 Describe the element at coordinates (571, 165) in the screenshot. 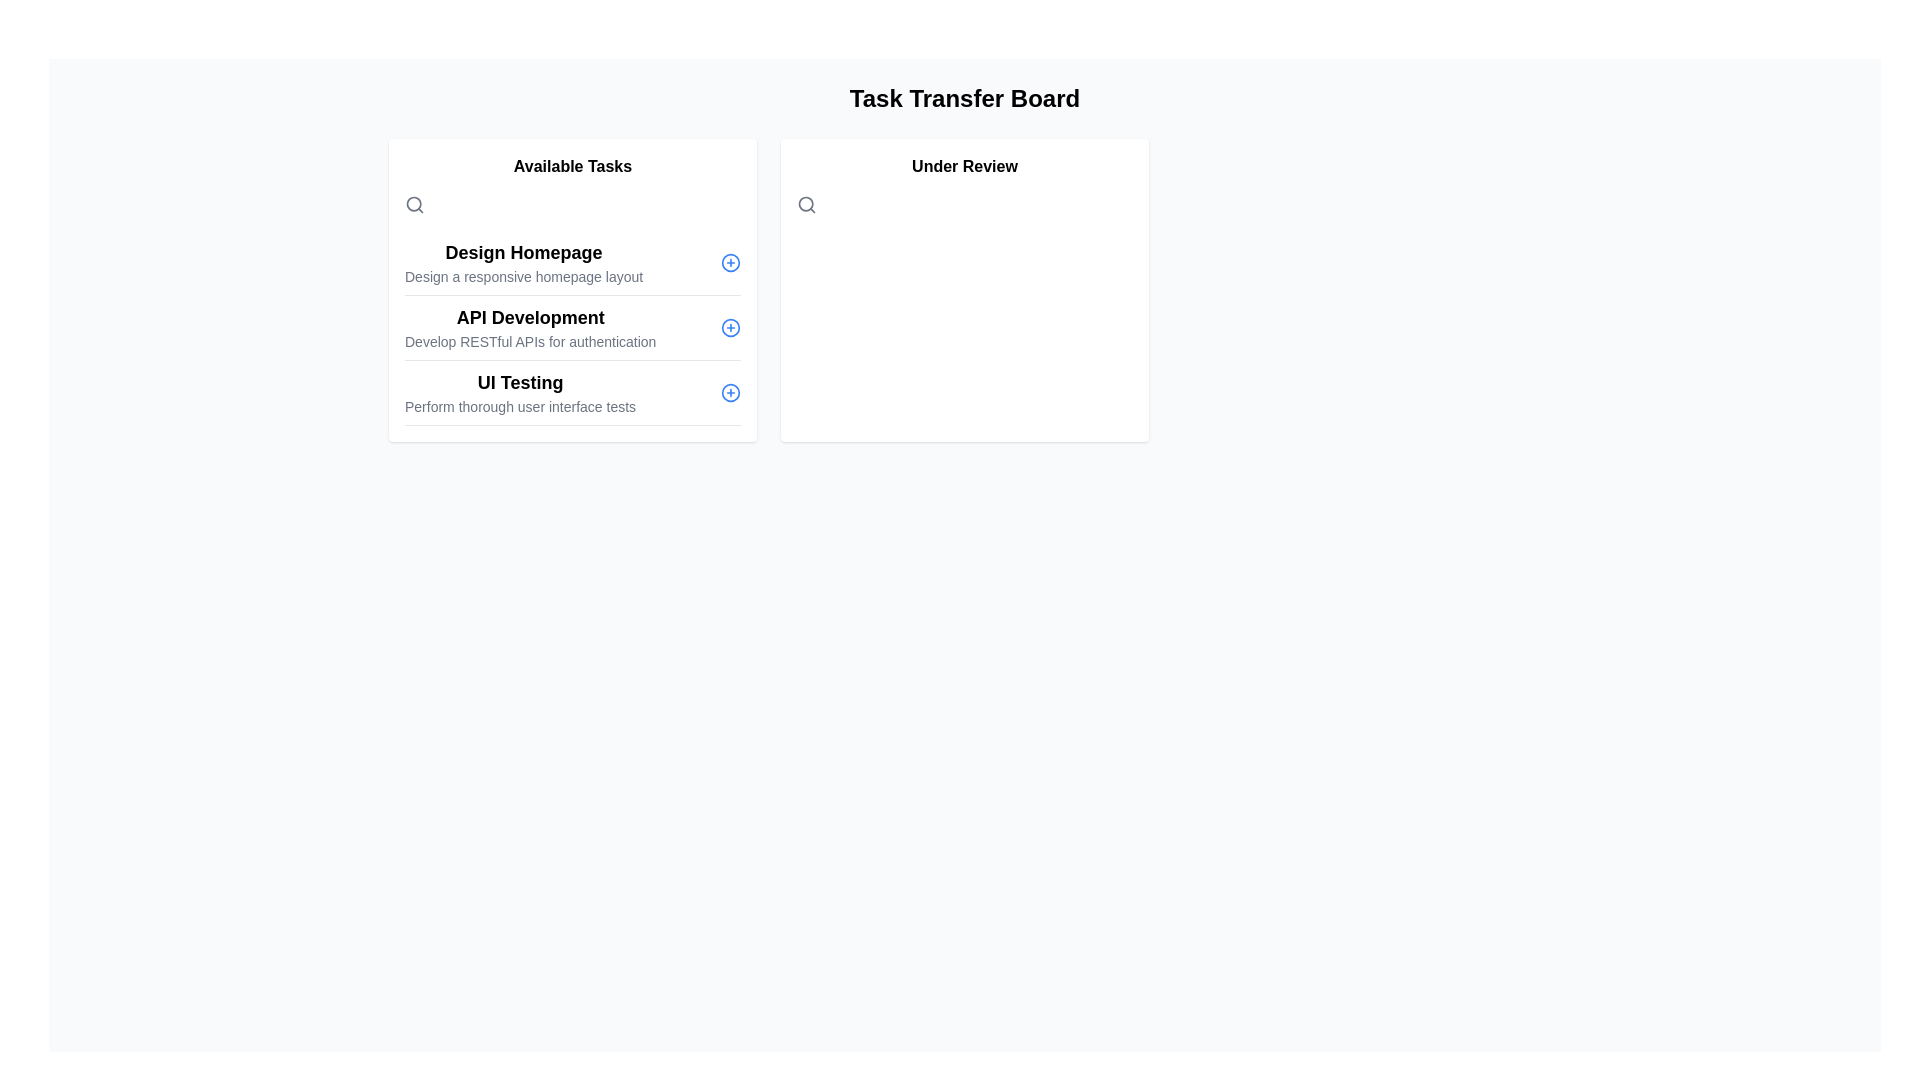

I see `the bold text label displaying 'Available Tasks' located at the upper-center section of the first column in the task management interface` at that location.